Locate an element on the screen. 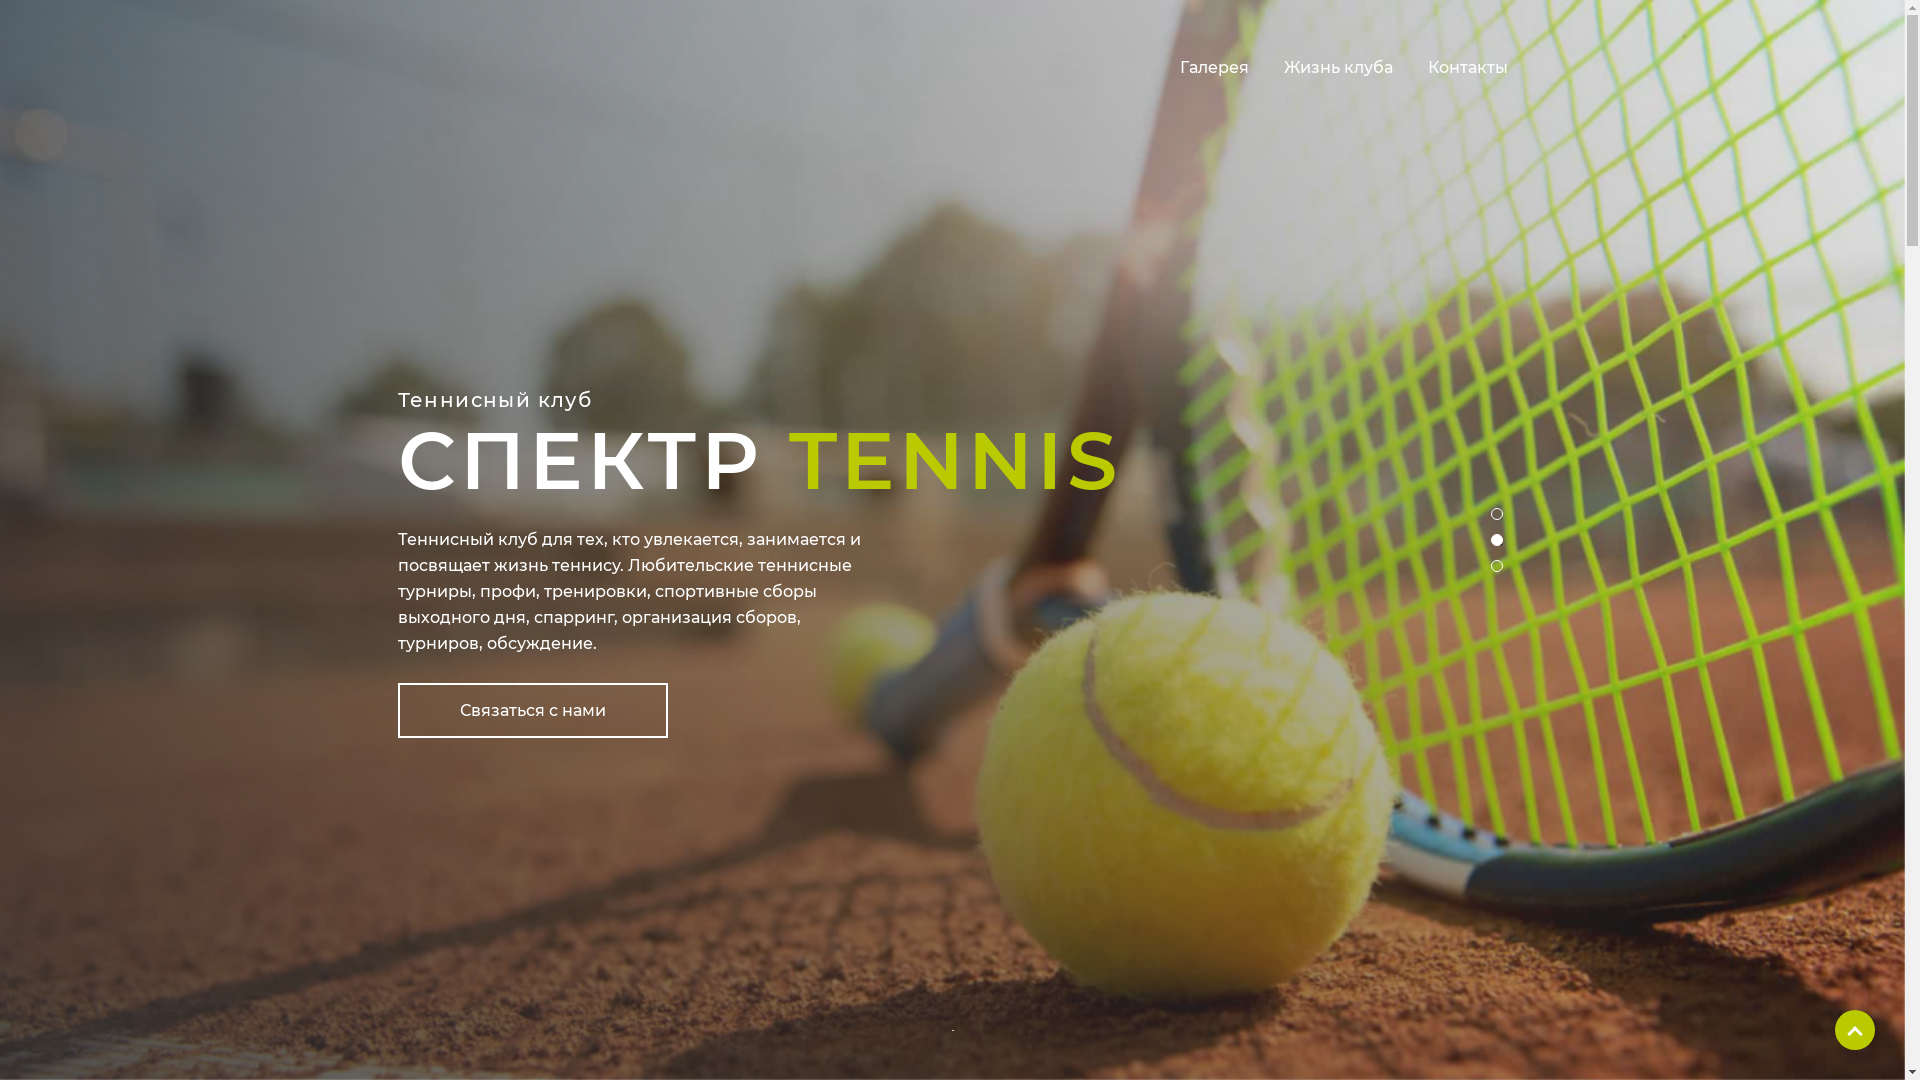 This screenshot has height=1080, width=1920. '3' is located at coordinates (1502, 570).